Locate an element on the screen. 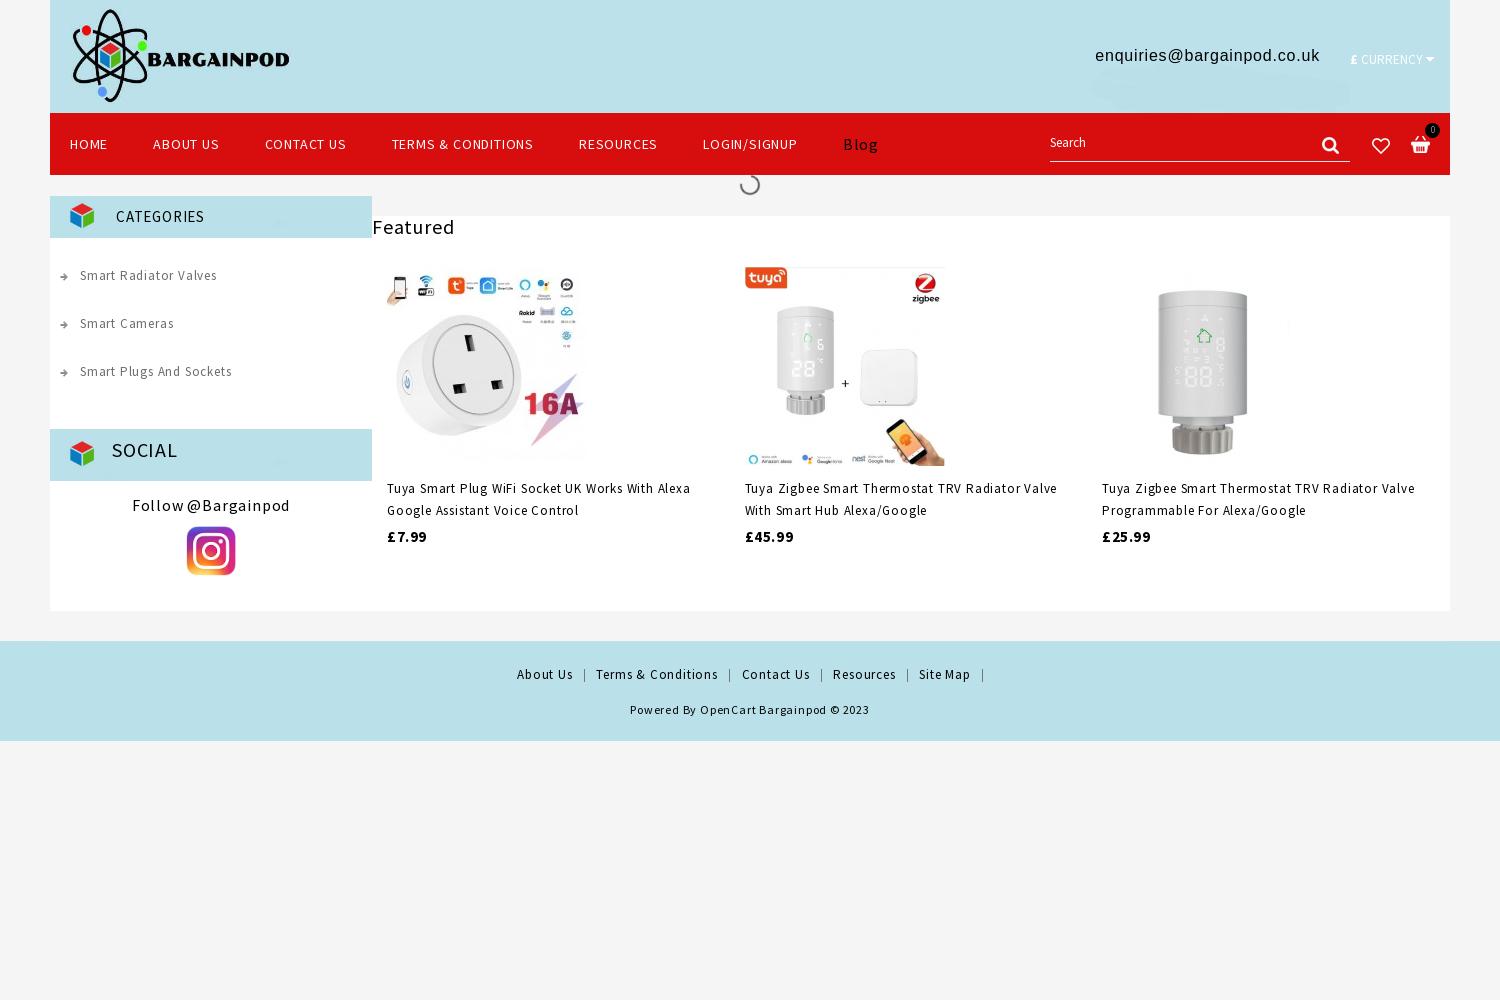 The image size is (1500, 1000). 'Powered By' is located at coordinates (664, 708).